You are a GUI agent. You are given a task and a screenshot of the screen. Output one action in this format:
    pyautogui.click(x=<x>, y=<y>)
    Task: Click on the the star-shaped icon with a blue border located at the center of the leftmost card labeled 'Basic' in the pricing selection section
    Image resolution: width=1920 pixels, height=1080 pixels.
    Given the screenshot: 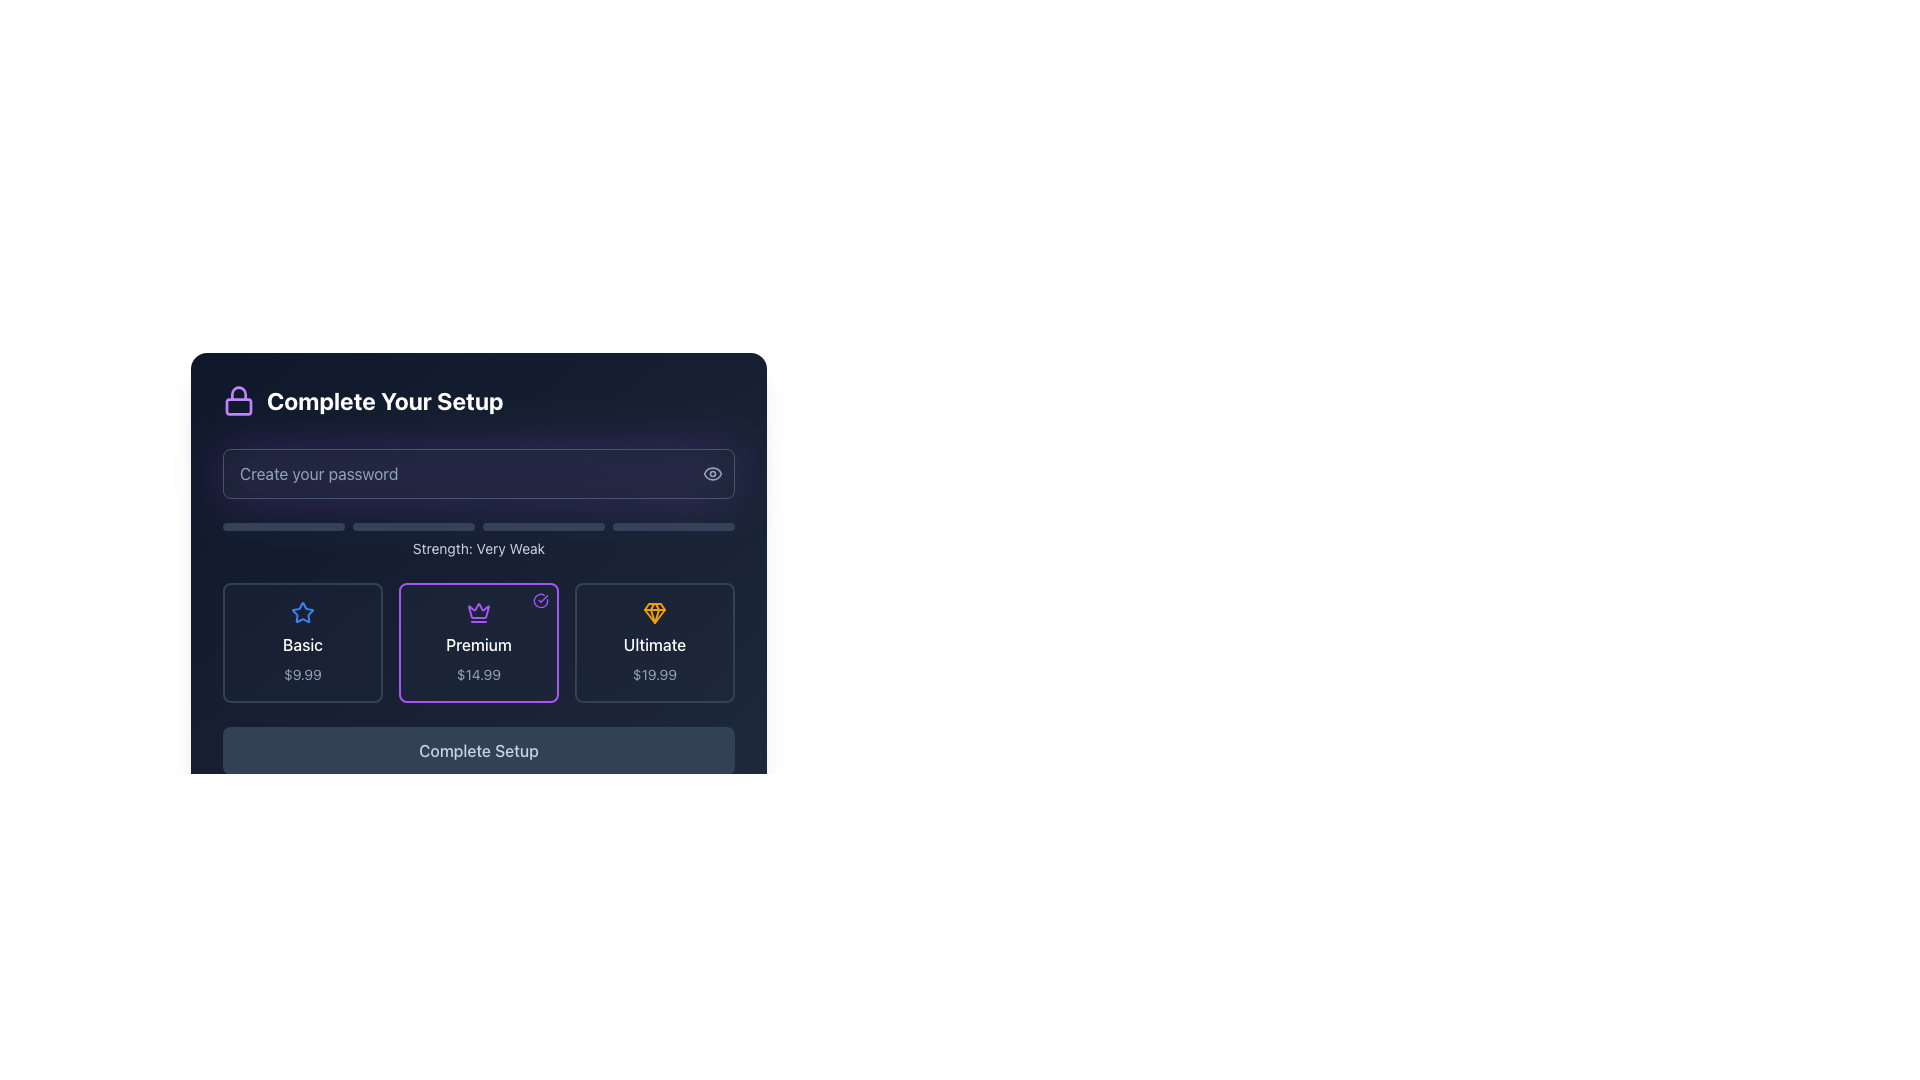 What is the action you would take?
    pyautogui.click(x=301, y=611)
    